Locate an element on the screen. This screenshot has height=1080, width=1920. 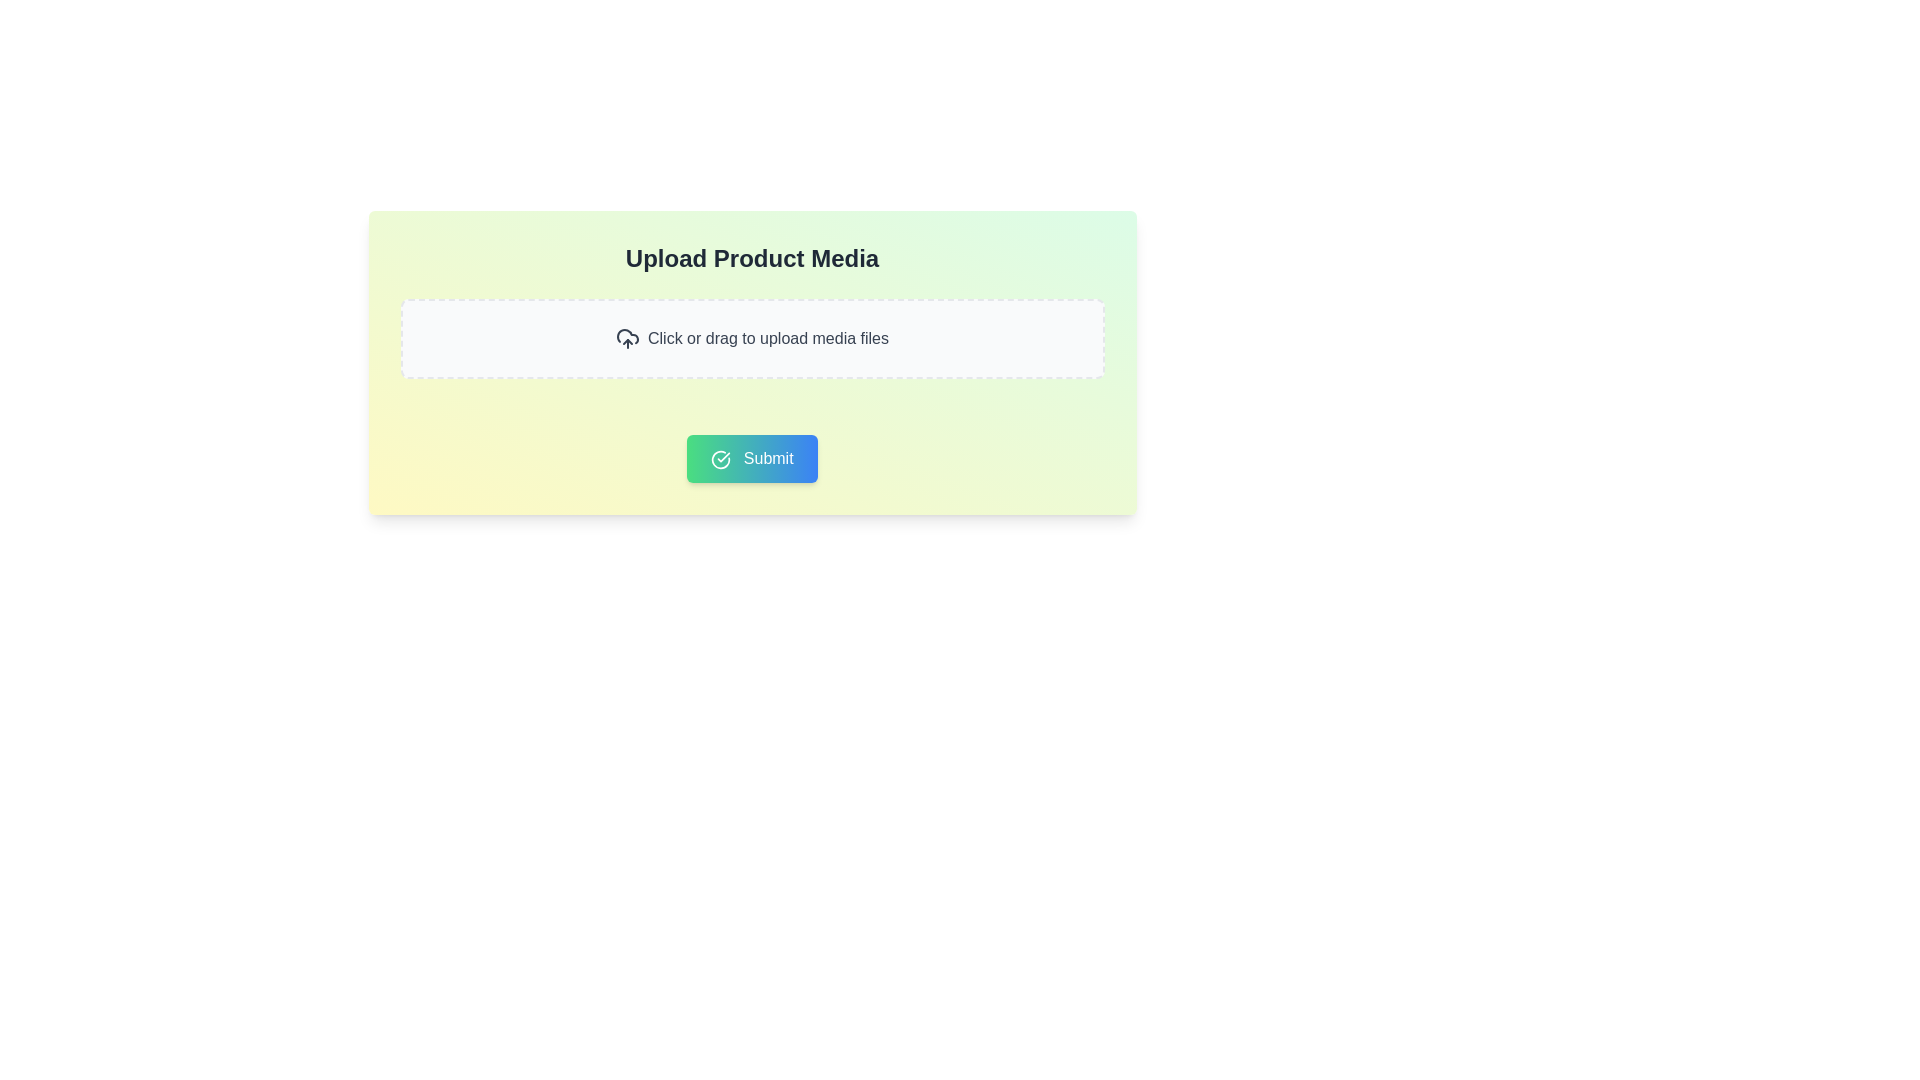
the File upload area, which is a rectangular box with dashed borders and a light gray background, containing the prompt 'Click or drag to upload media files' is located at coordinates (751, 338).